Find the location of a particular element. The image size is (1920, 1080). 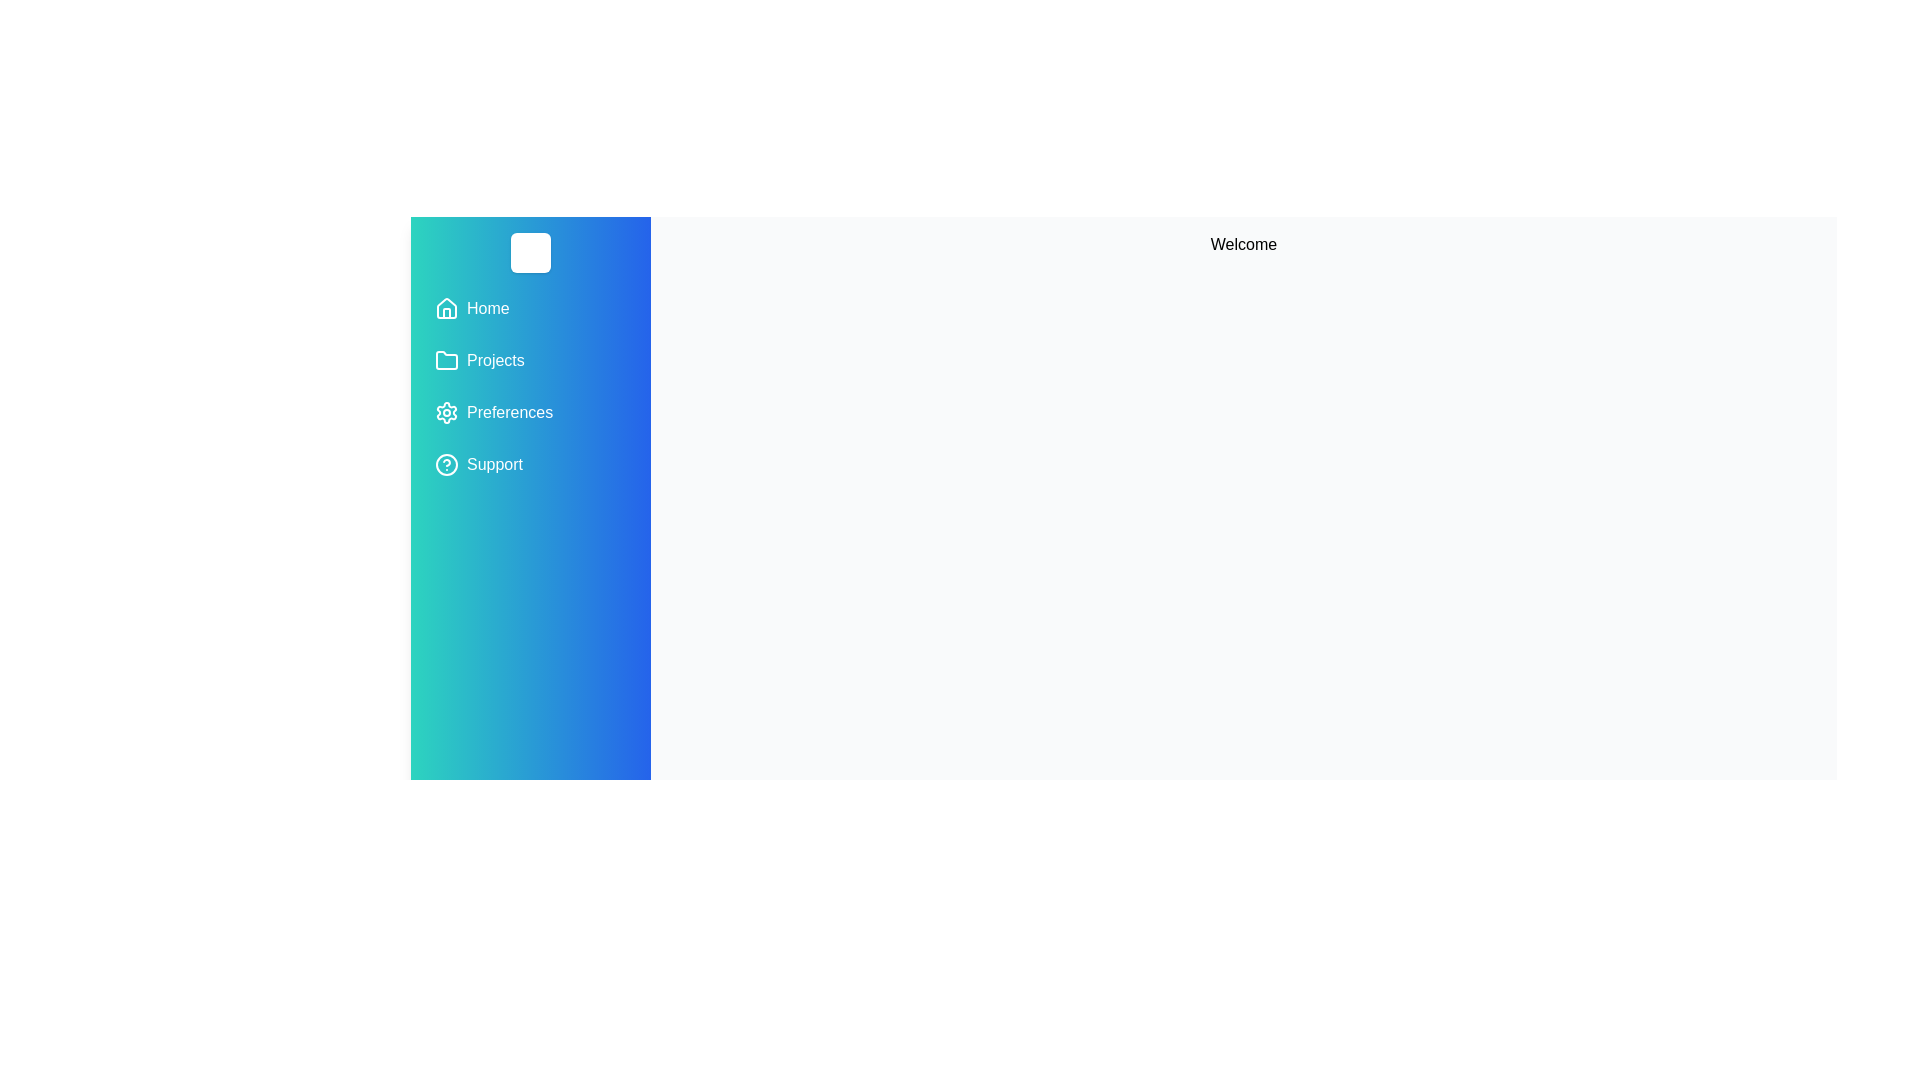

the menu item Preferences is located at coordinates (531, 411).